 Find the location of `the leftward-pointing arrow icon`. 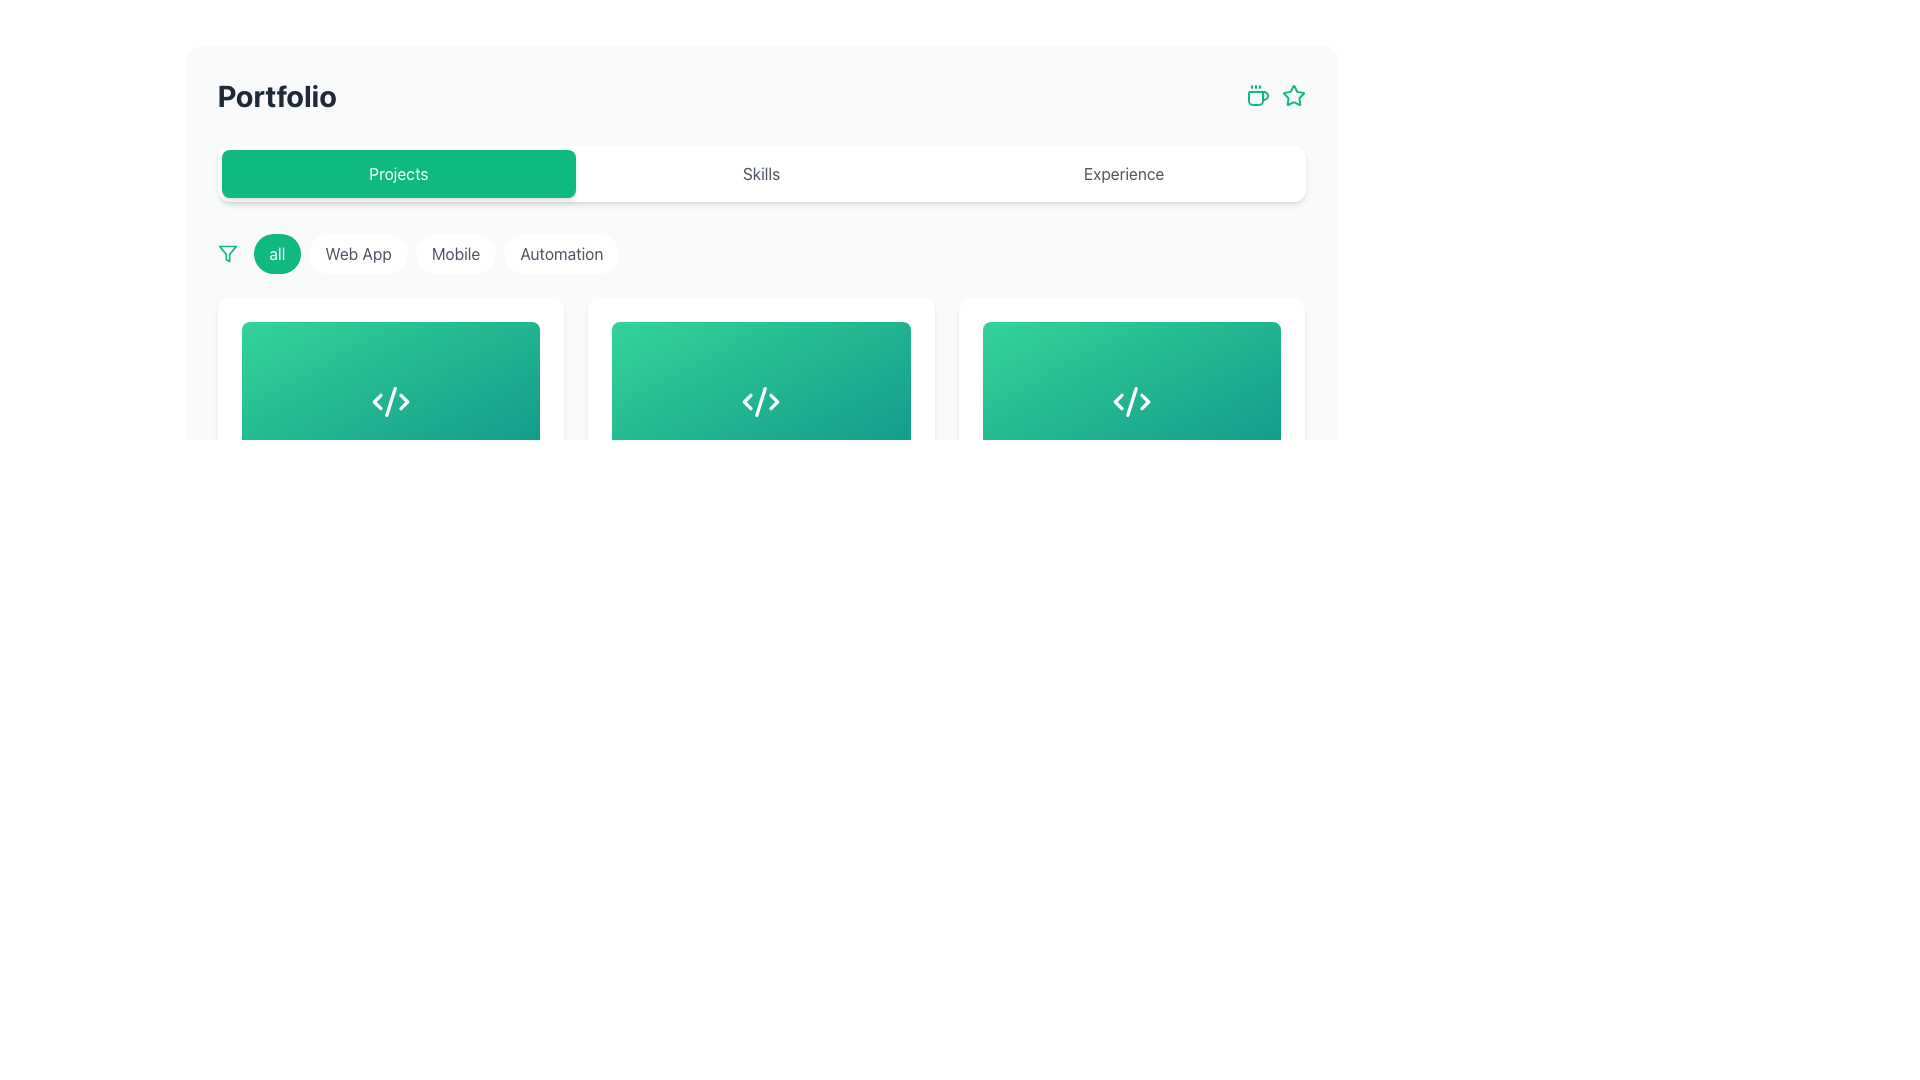

the leftward-pointing arrow icon is located at coordinates (1117, 401).